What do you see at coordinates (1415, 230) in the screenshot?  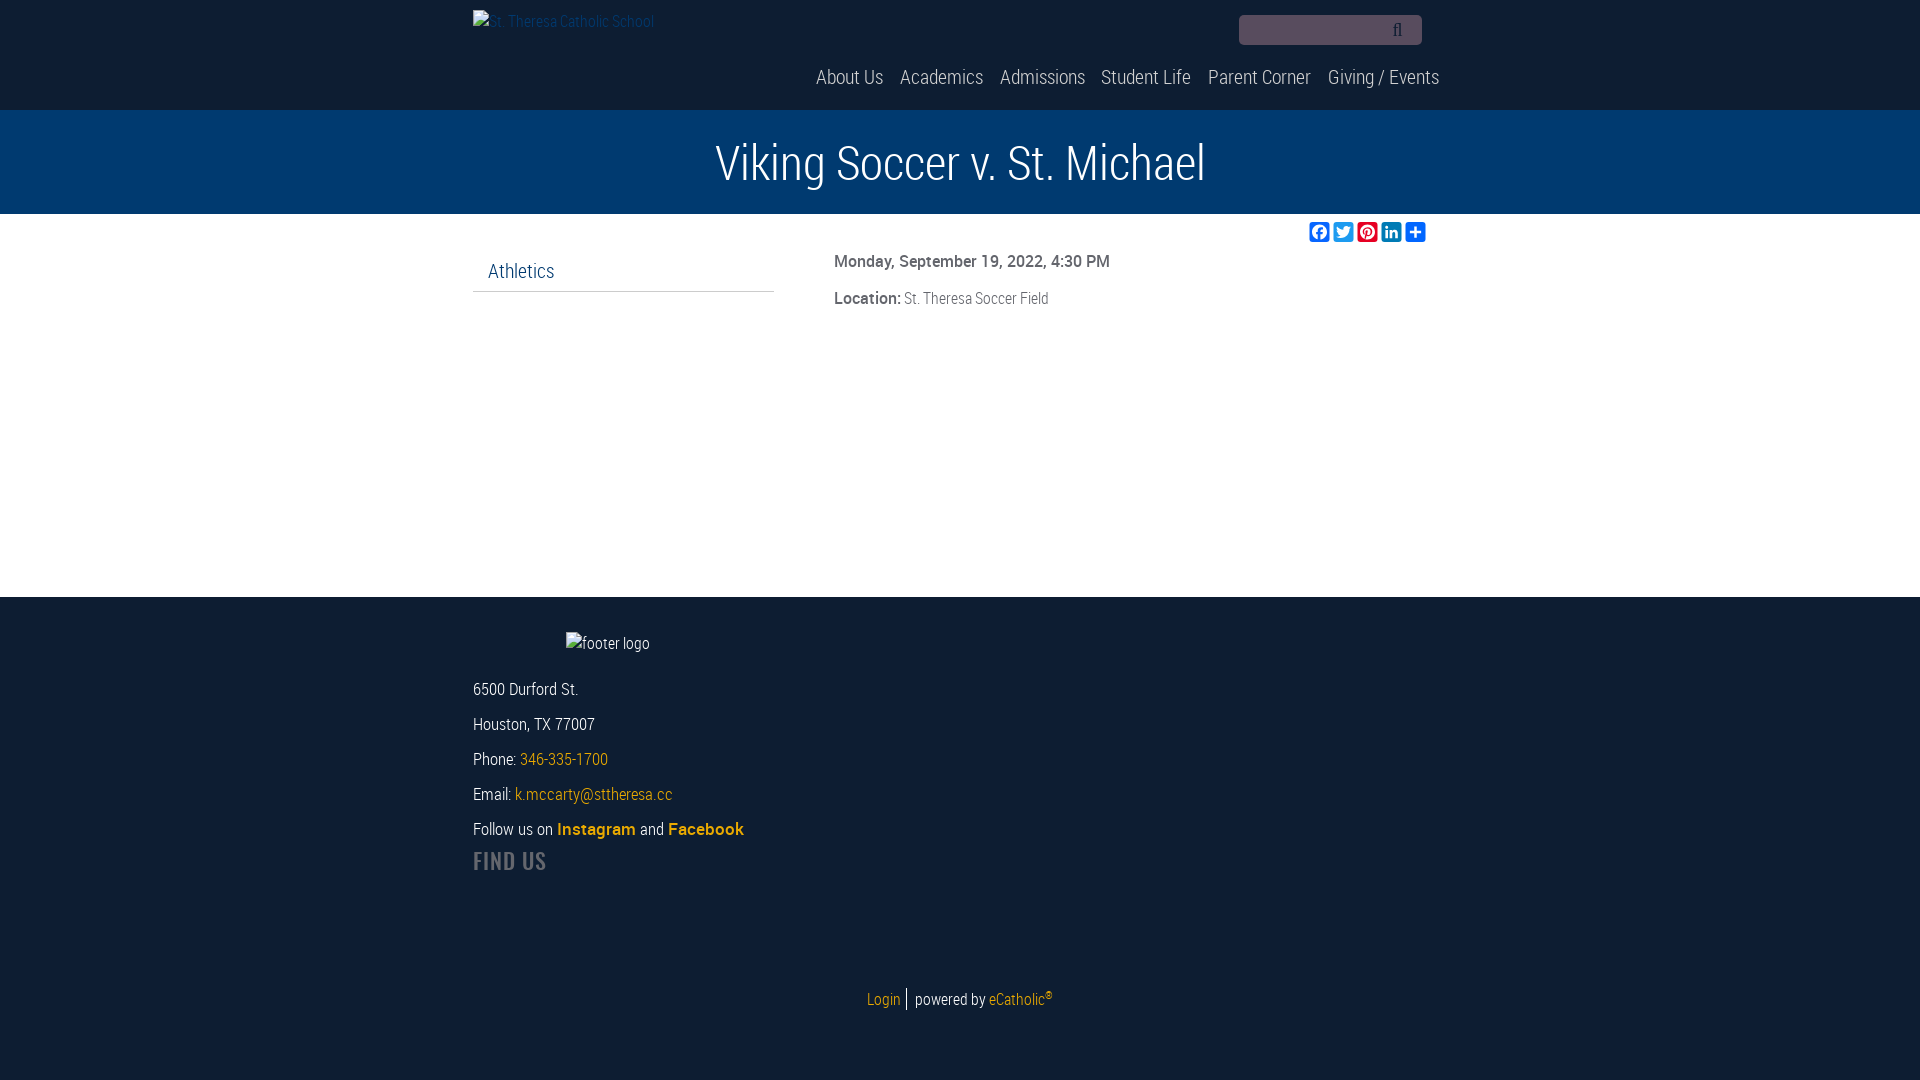 I see `'Share'` at bounding box center [1415, 230].